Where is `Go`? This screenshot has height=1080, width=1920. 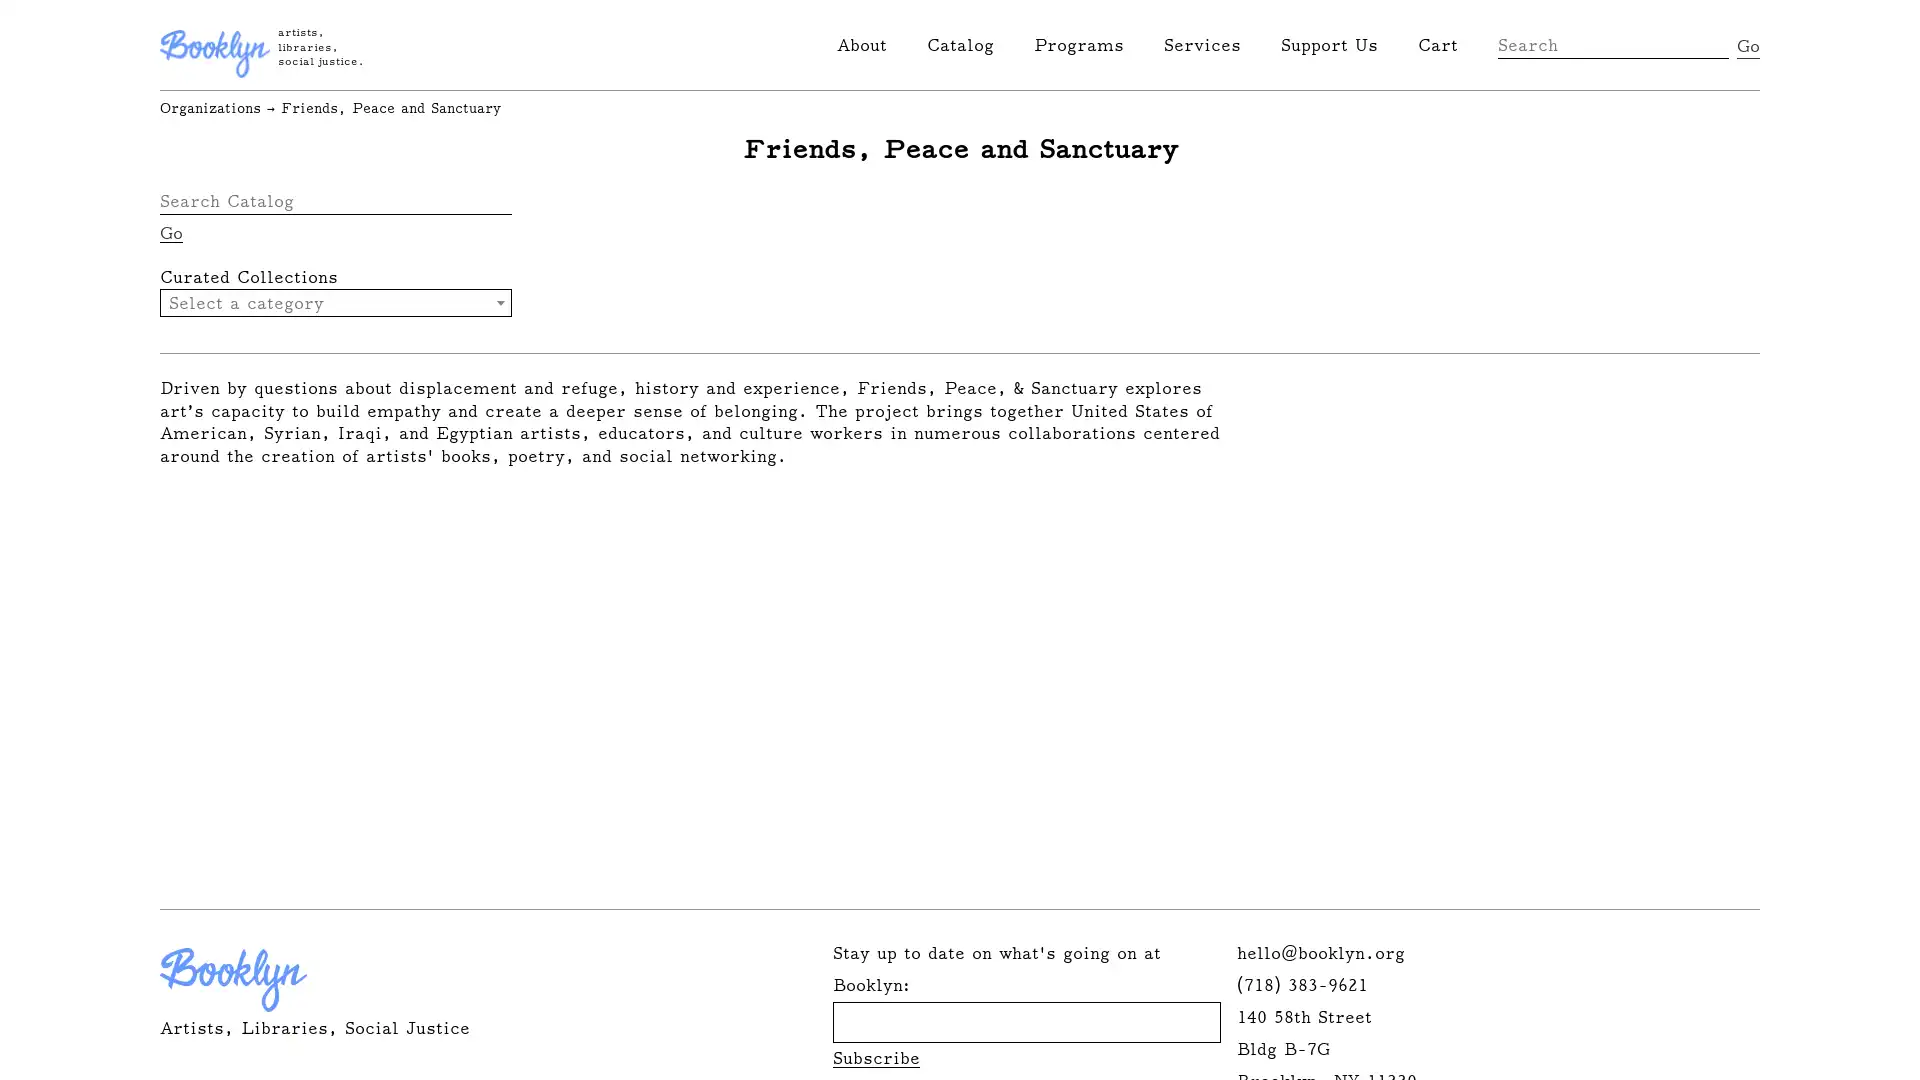
Go is located at coordinates (171, 232).